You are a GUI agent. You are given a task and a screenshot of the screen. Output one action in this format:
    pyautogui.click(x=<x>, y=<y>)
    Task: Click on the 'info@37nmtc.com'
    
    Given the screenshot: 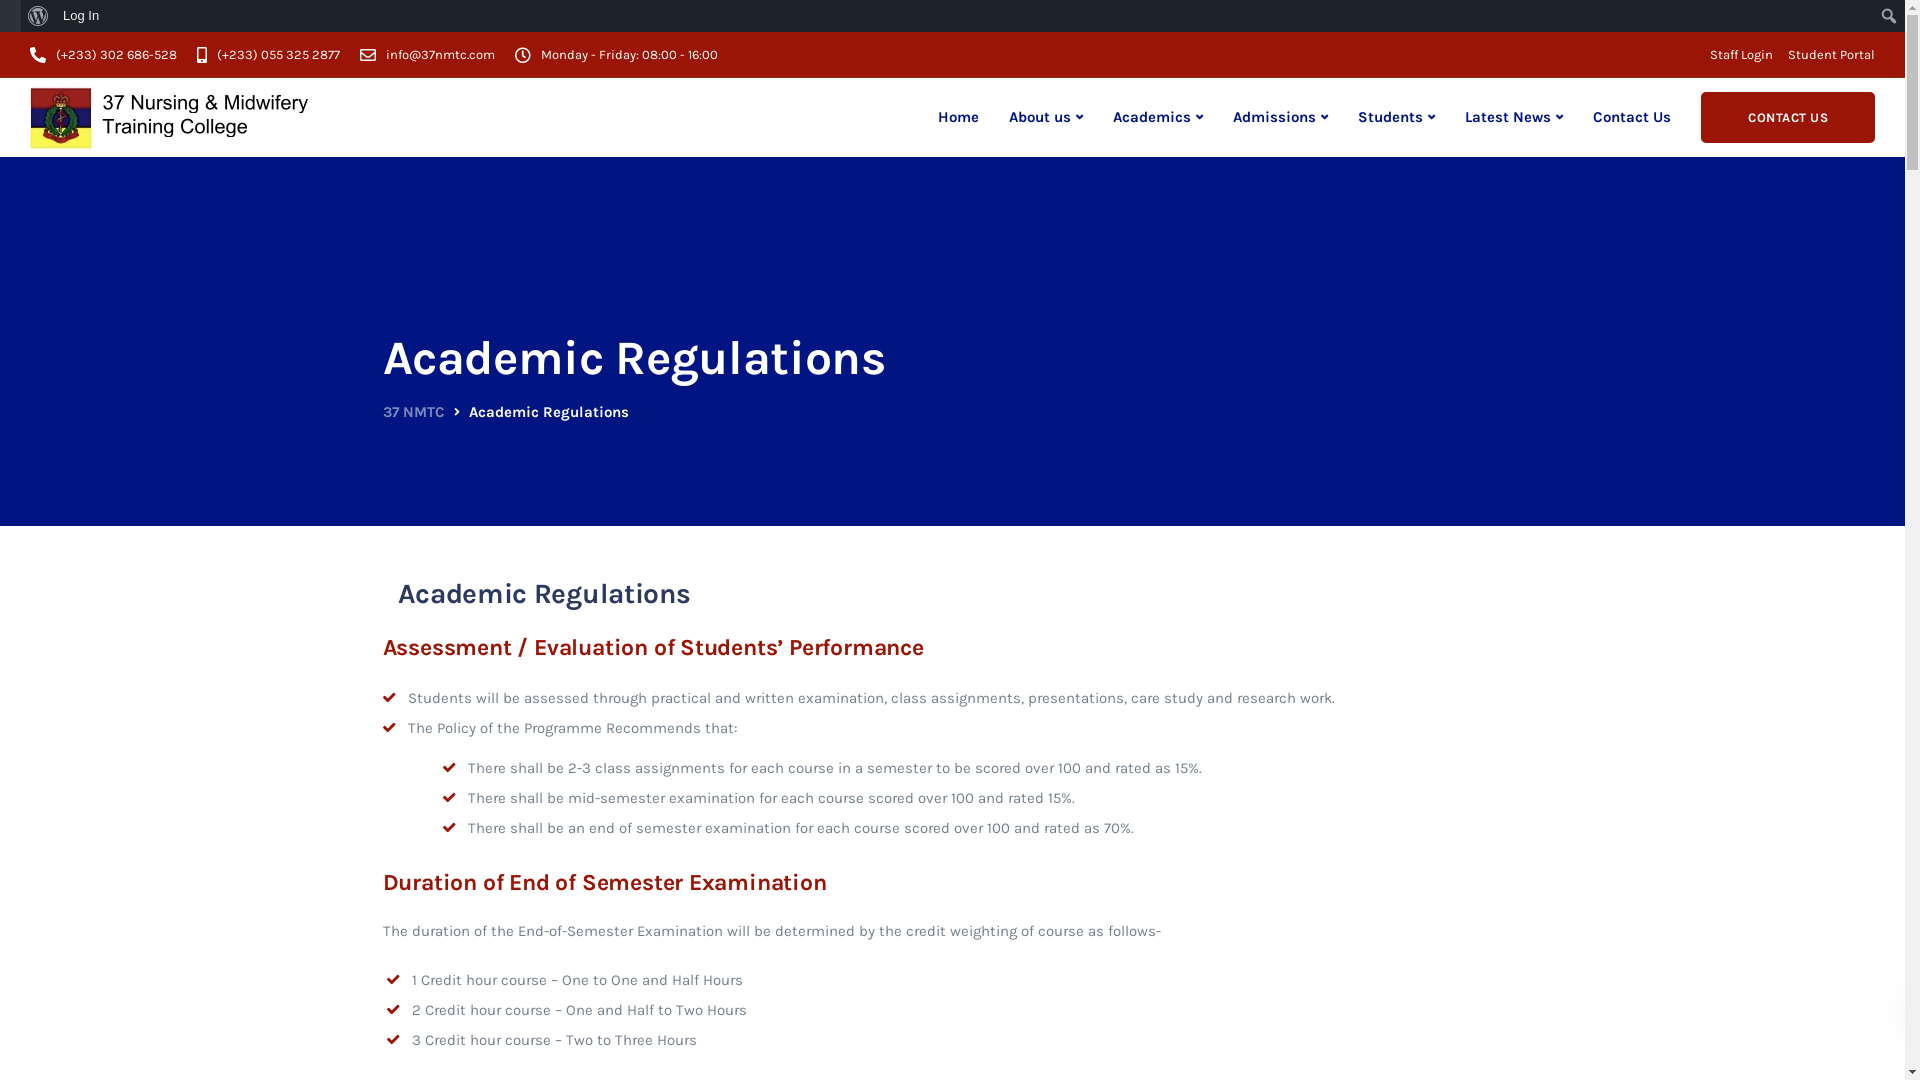 What is the action you would take?
    pyautogui.click(x=444, y=53)
    